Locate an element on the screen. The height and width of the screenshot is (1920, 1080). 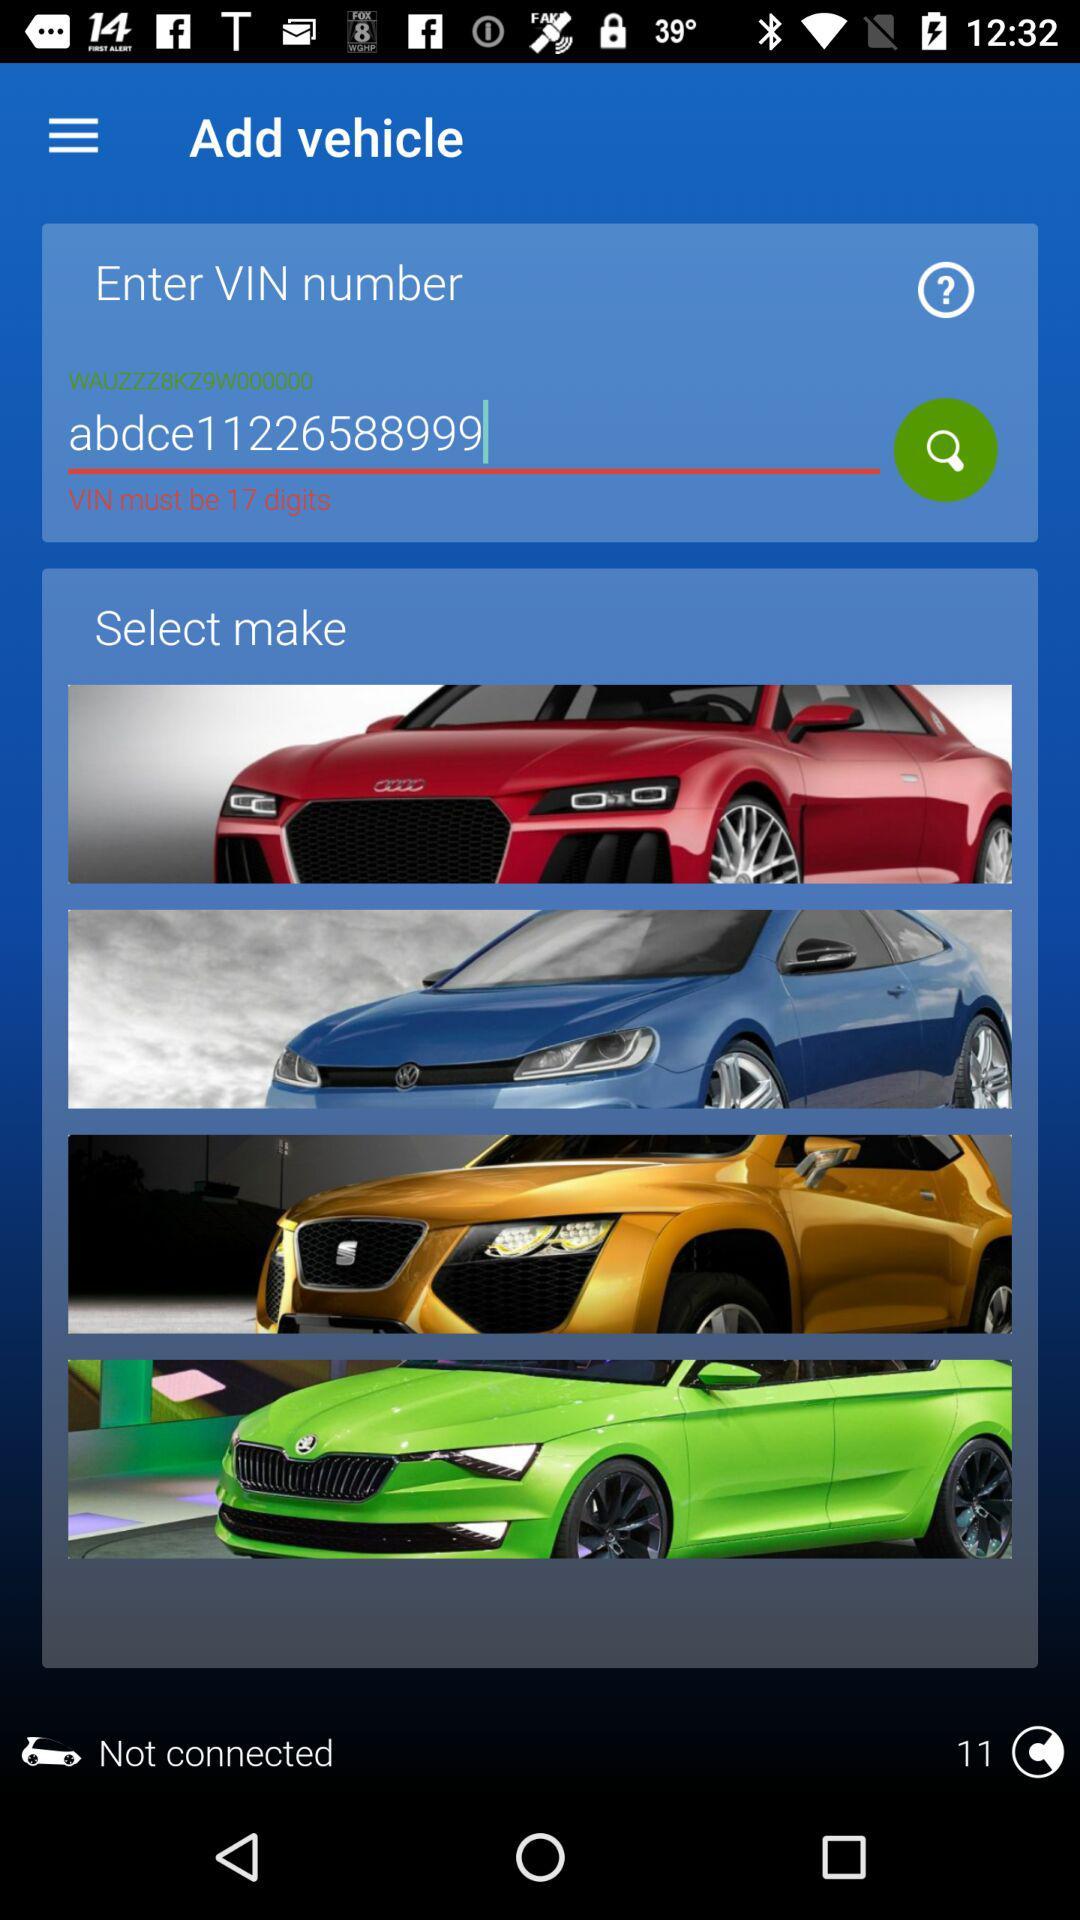
help option is located at coordinates (945, 288).